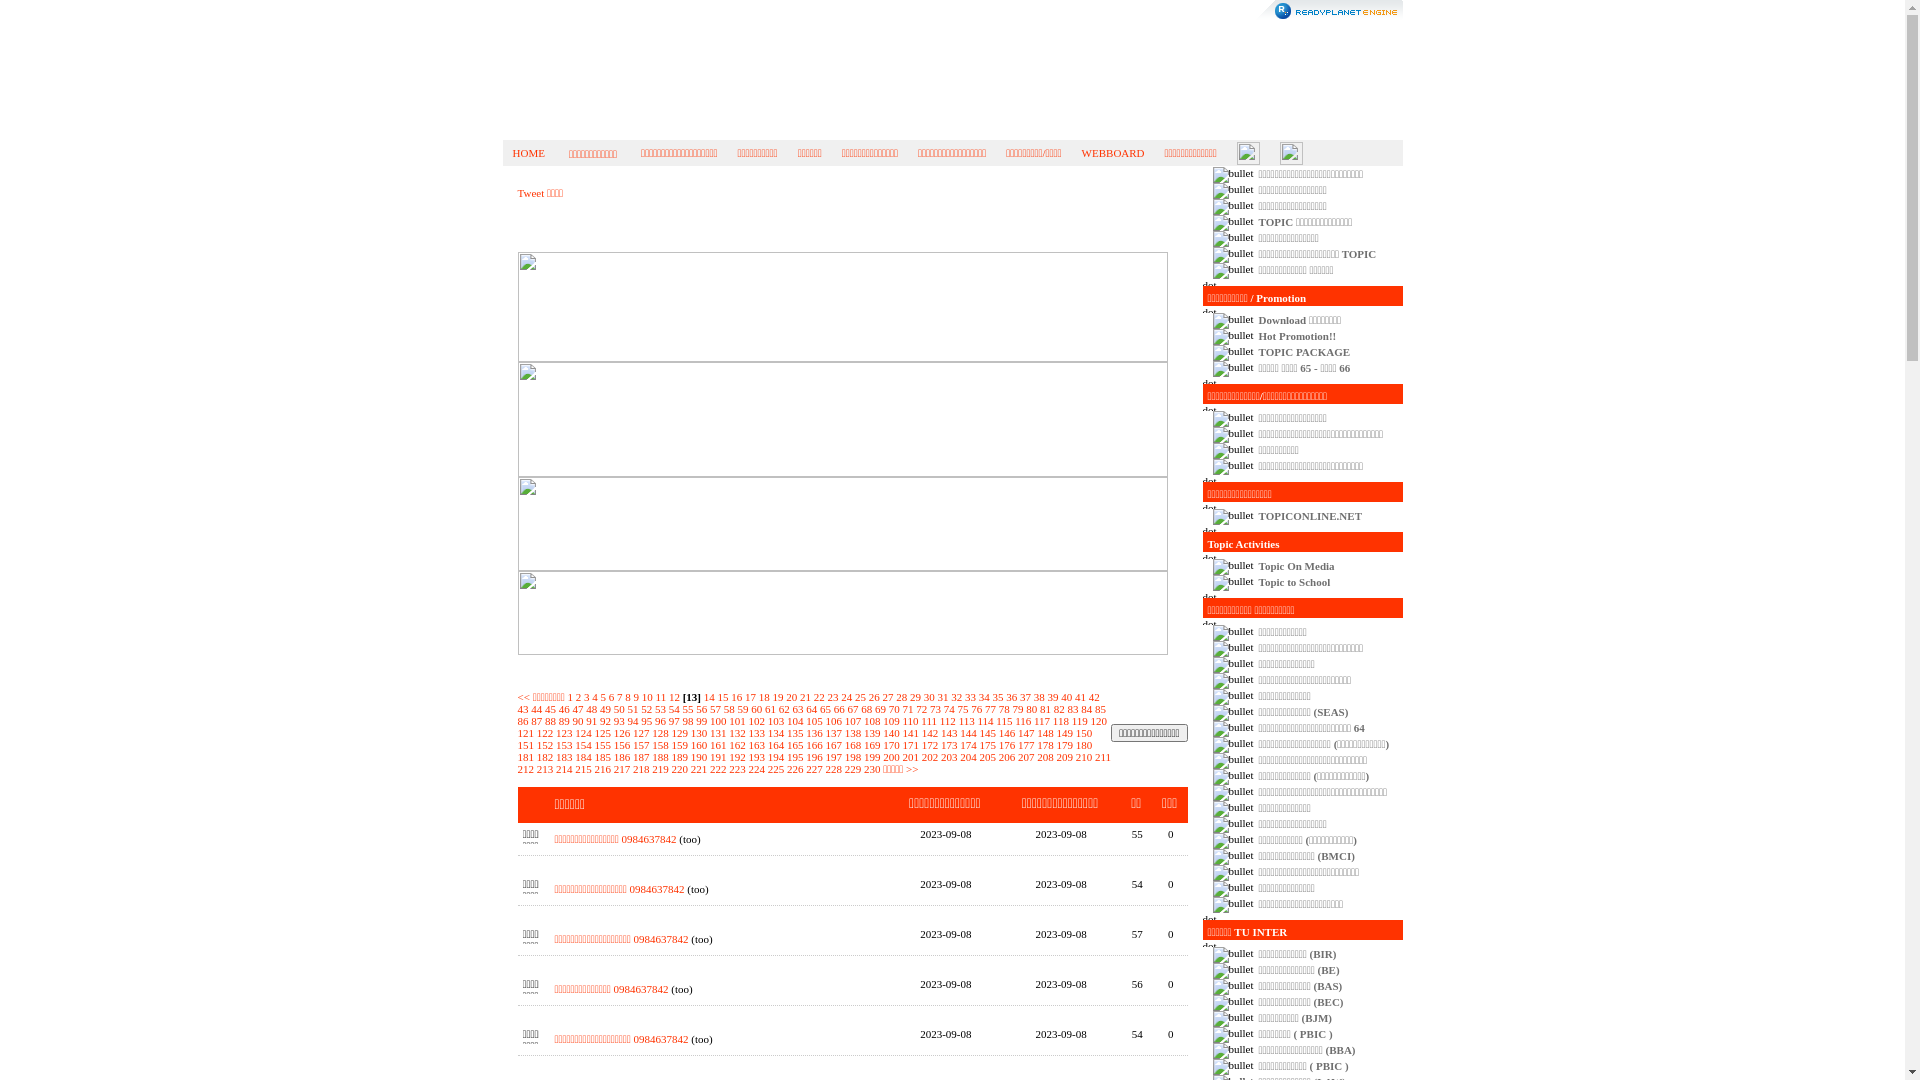 This screenshot has width=1920, height=1080. What do you see at coordinates (1051, 696) in the screenshot?
I see `'39'` at bounding box center [1051, 696].